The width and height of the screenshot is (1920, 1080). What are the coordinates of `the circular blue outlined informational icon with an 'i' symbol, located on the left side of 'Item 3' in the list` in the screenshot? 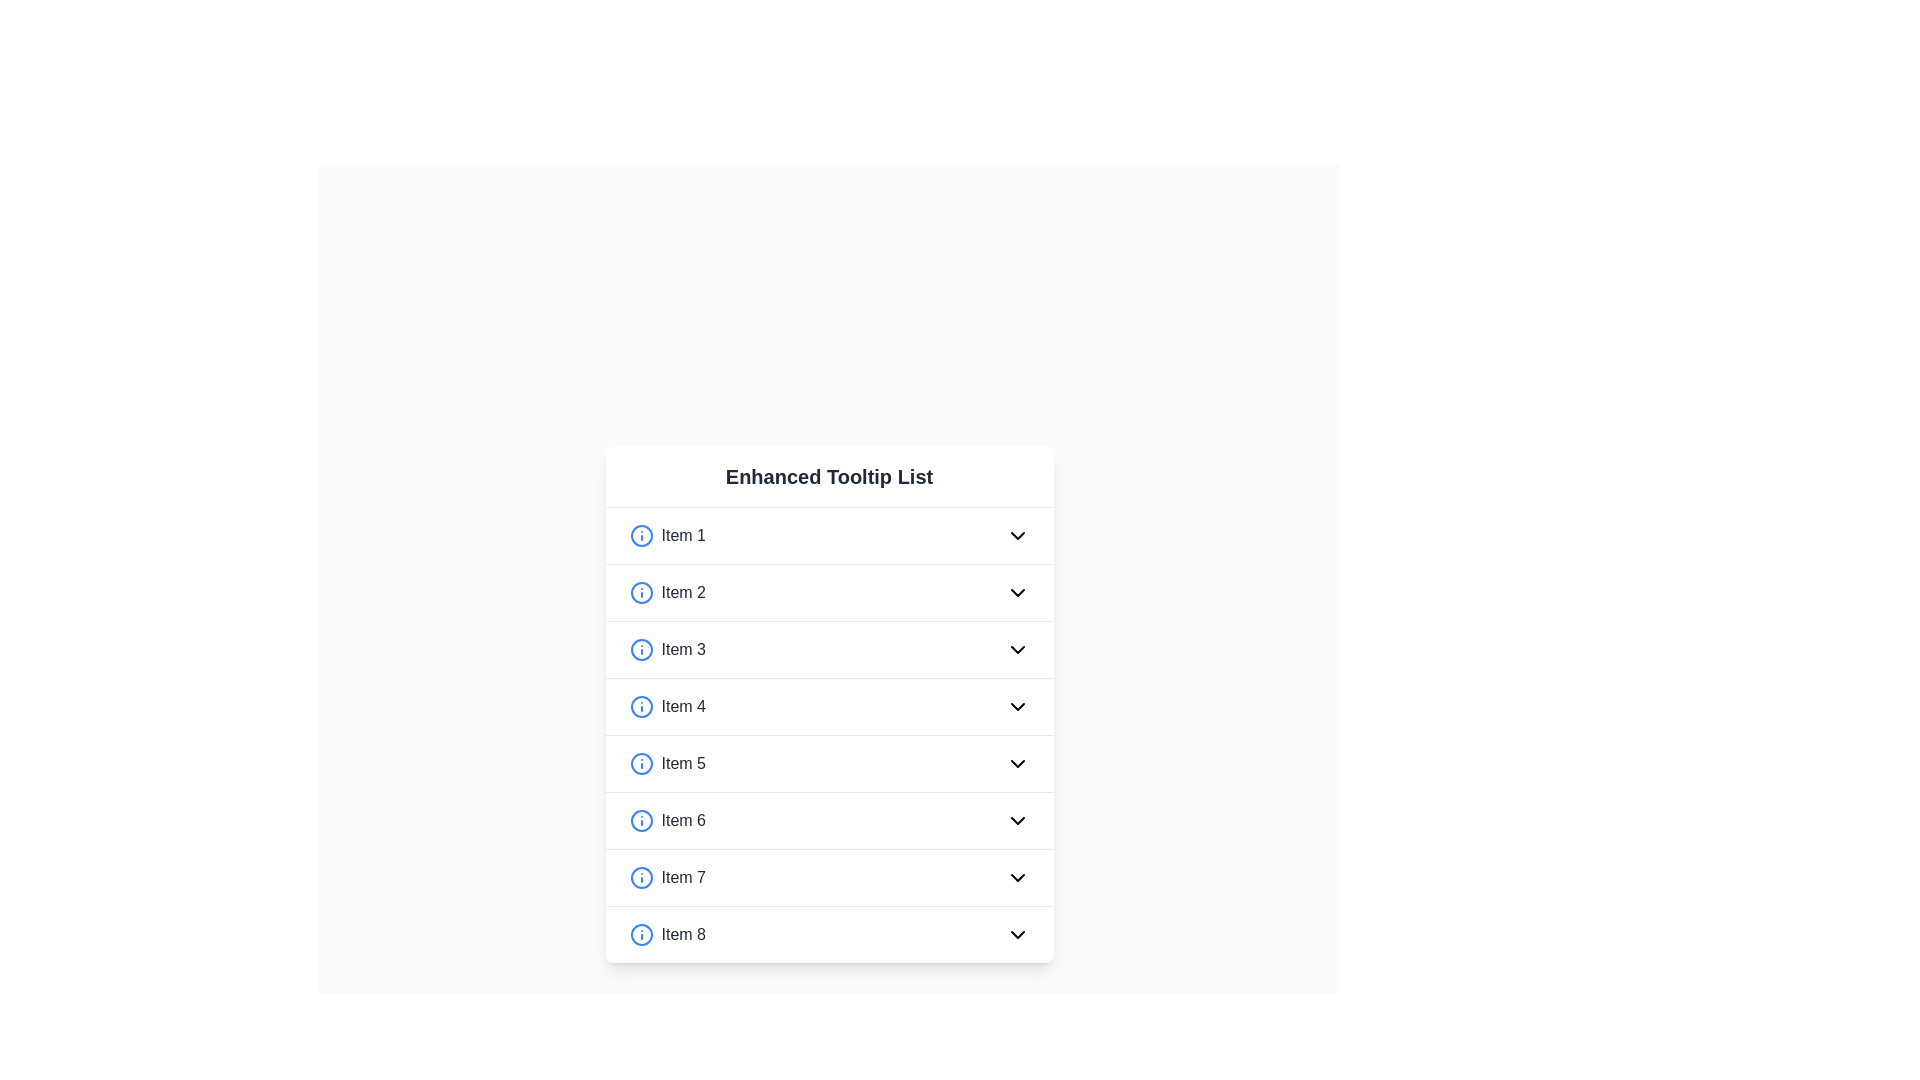 It's located at (641, 650).